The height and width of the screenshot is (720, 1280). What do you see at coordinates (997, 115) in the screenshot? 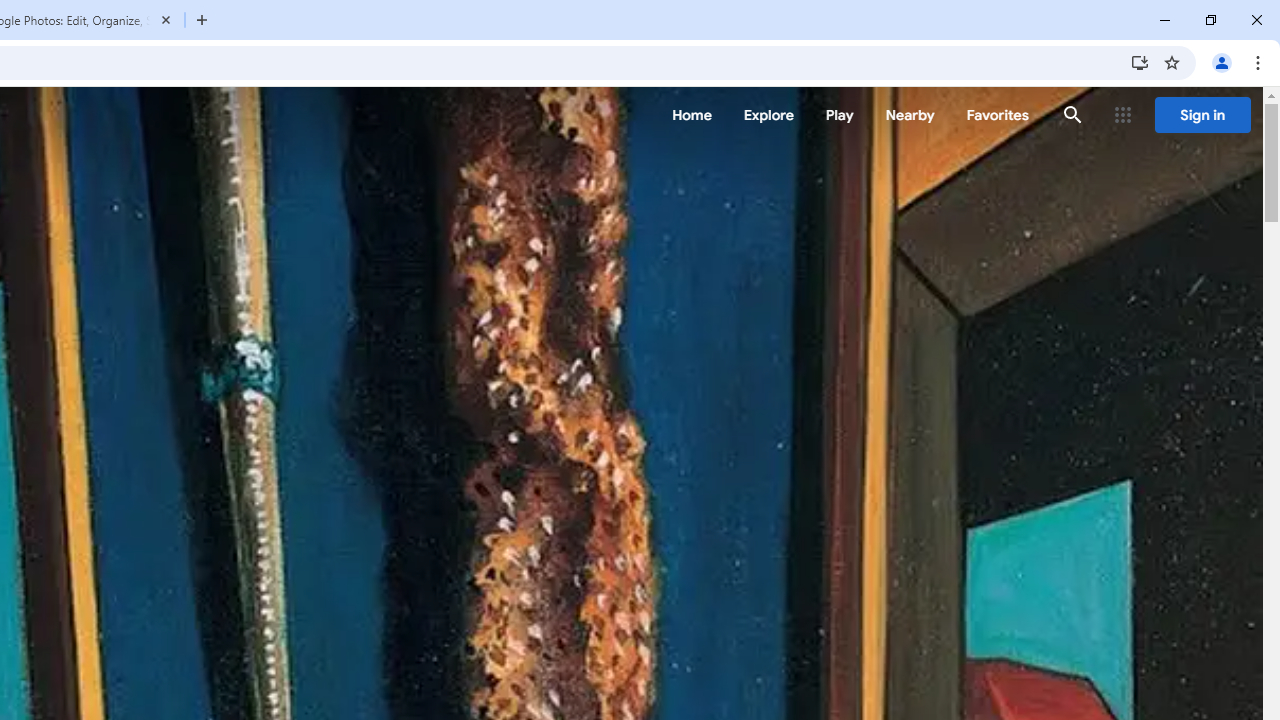
I see `'Favorites'` at bounding box center [997, 115].